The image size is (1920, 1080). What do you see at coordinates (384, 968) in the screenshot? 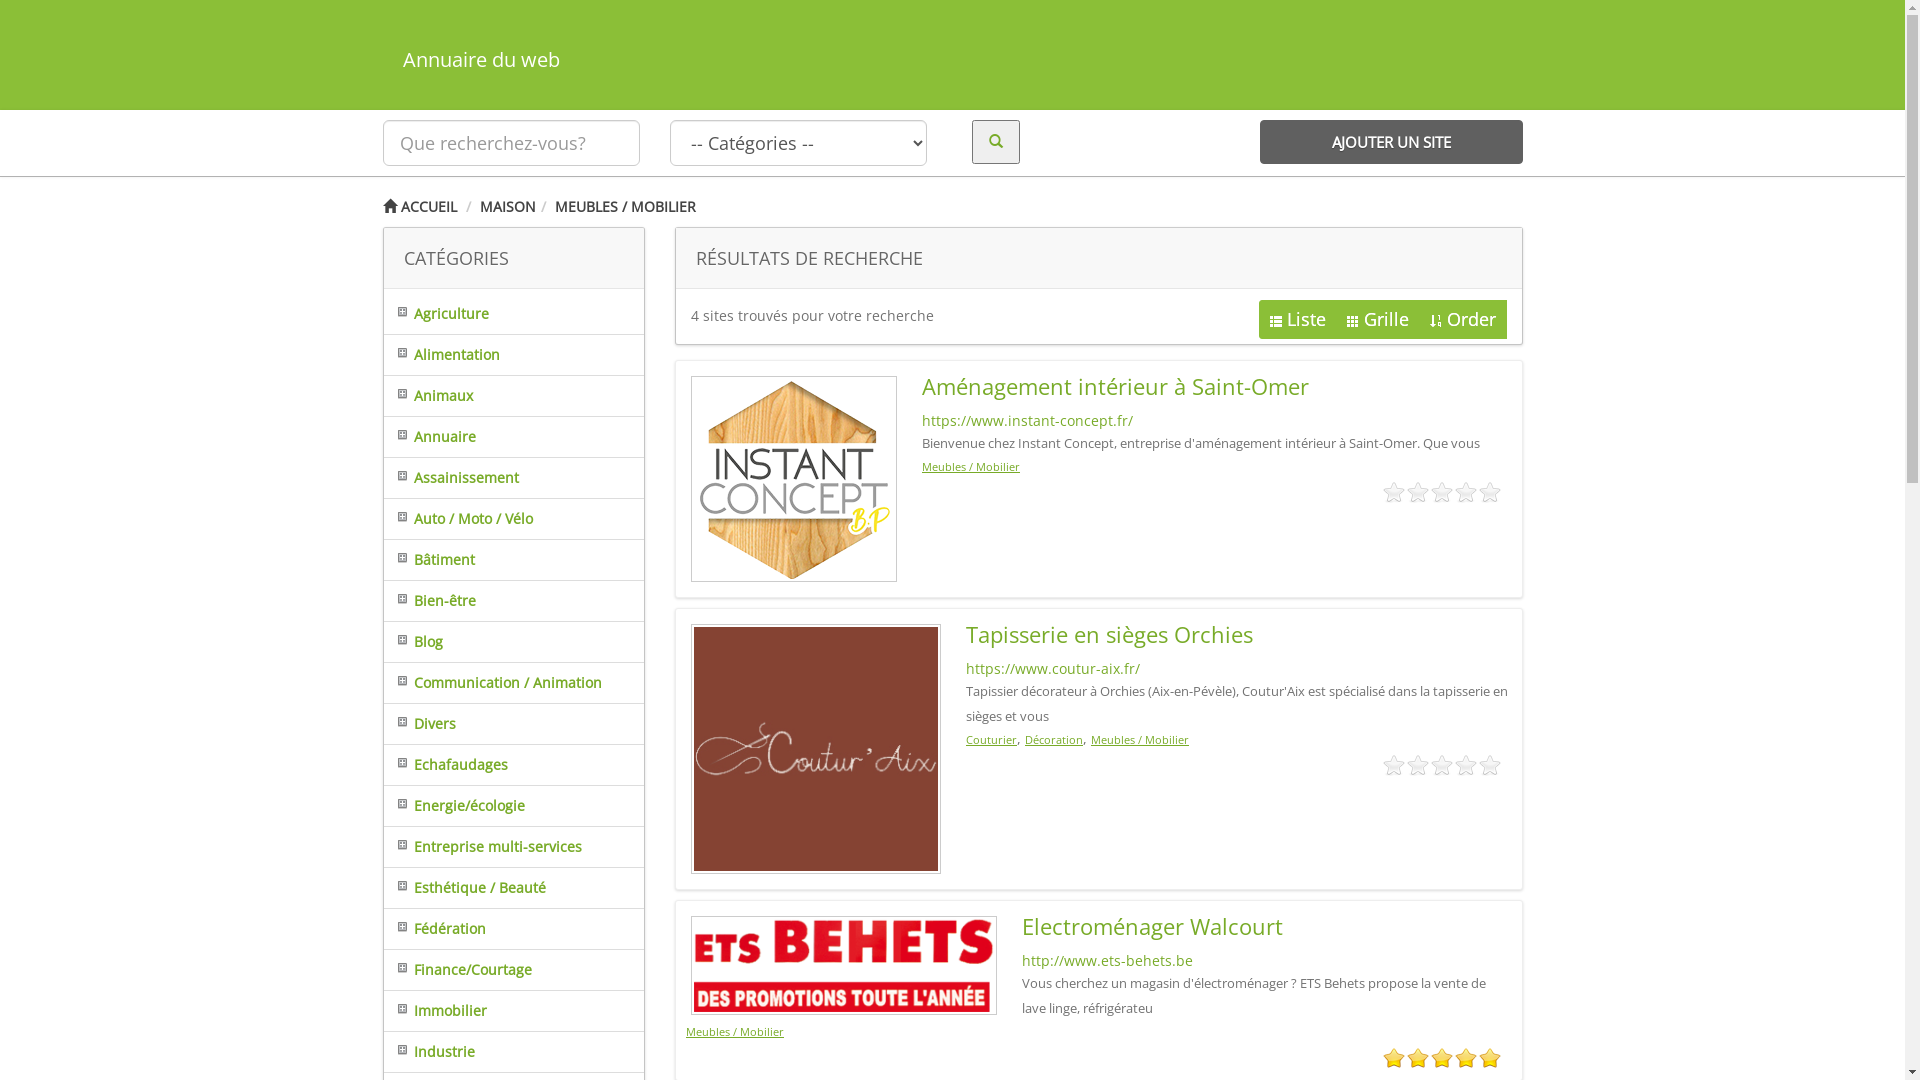
I see `'Finance/Courtage'` at bounding box center [384, 968].